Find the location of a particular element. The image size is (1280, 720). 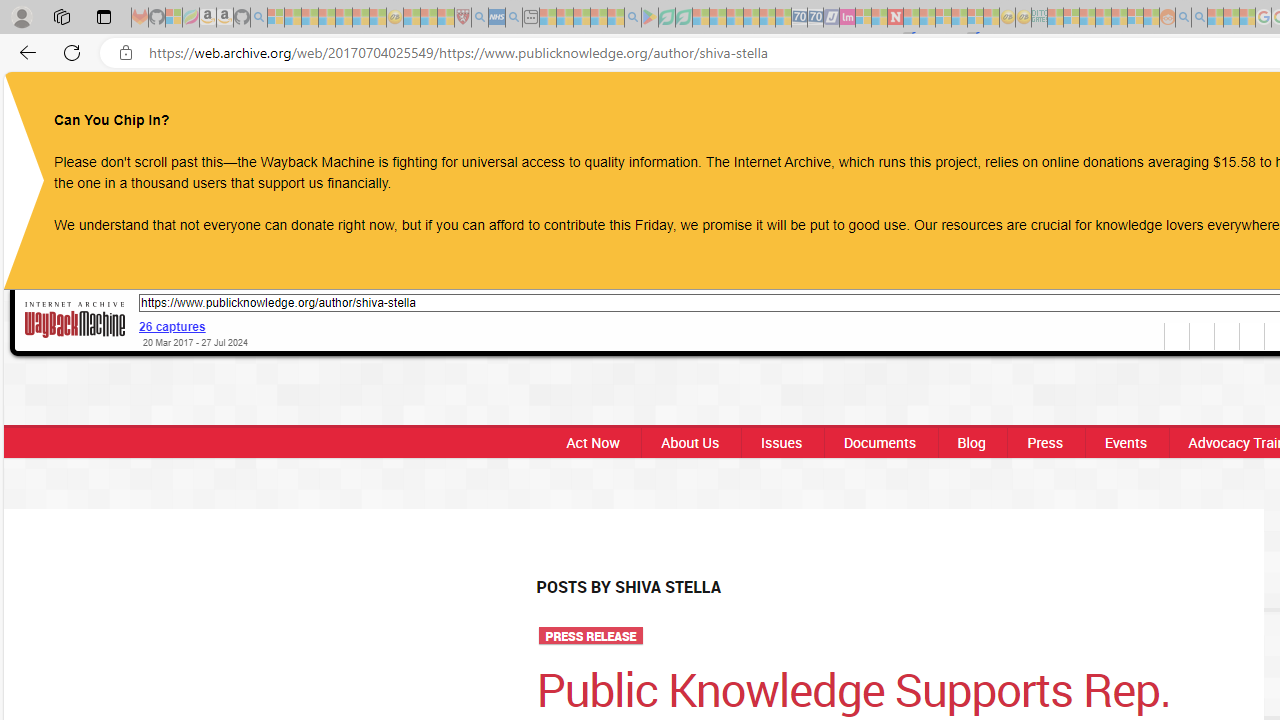

'About Us' is located at coordinates (689, 441).